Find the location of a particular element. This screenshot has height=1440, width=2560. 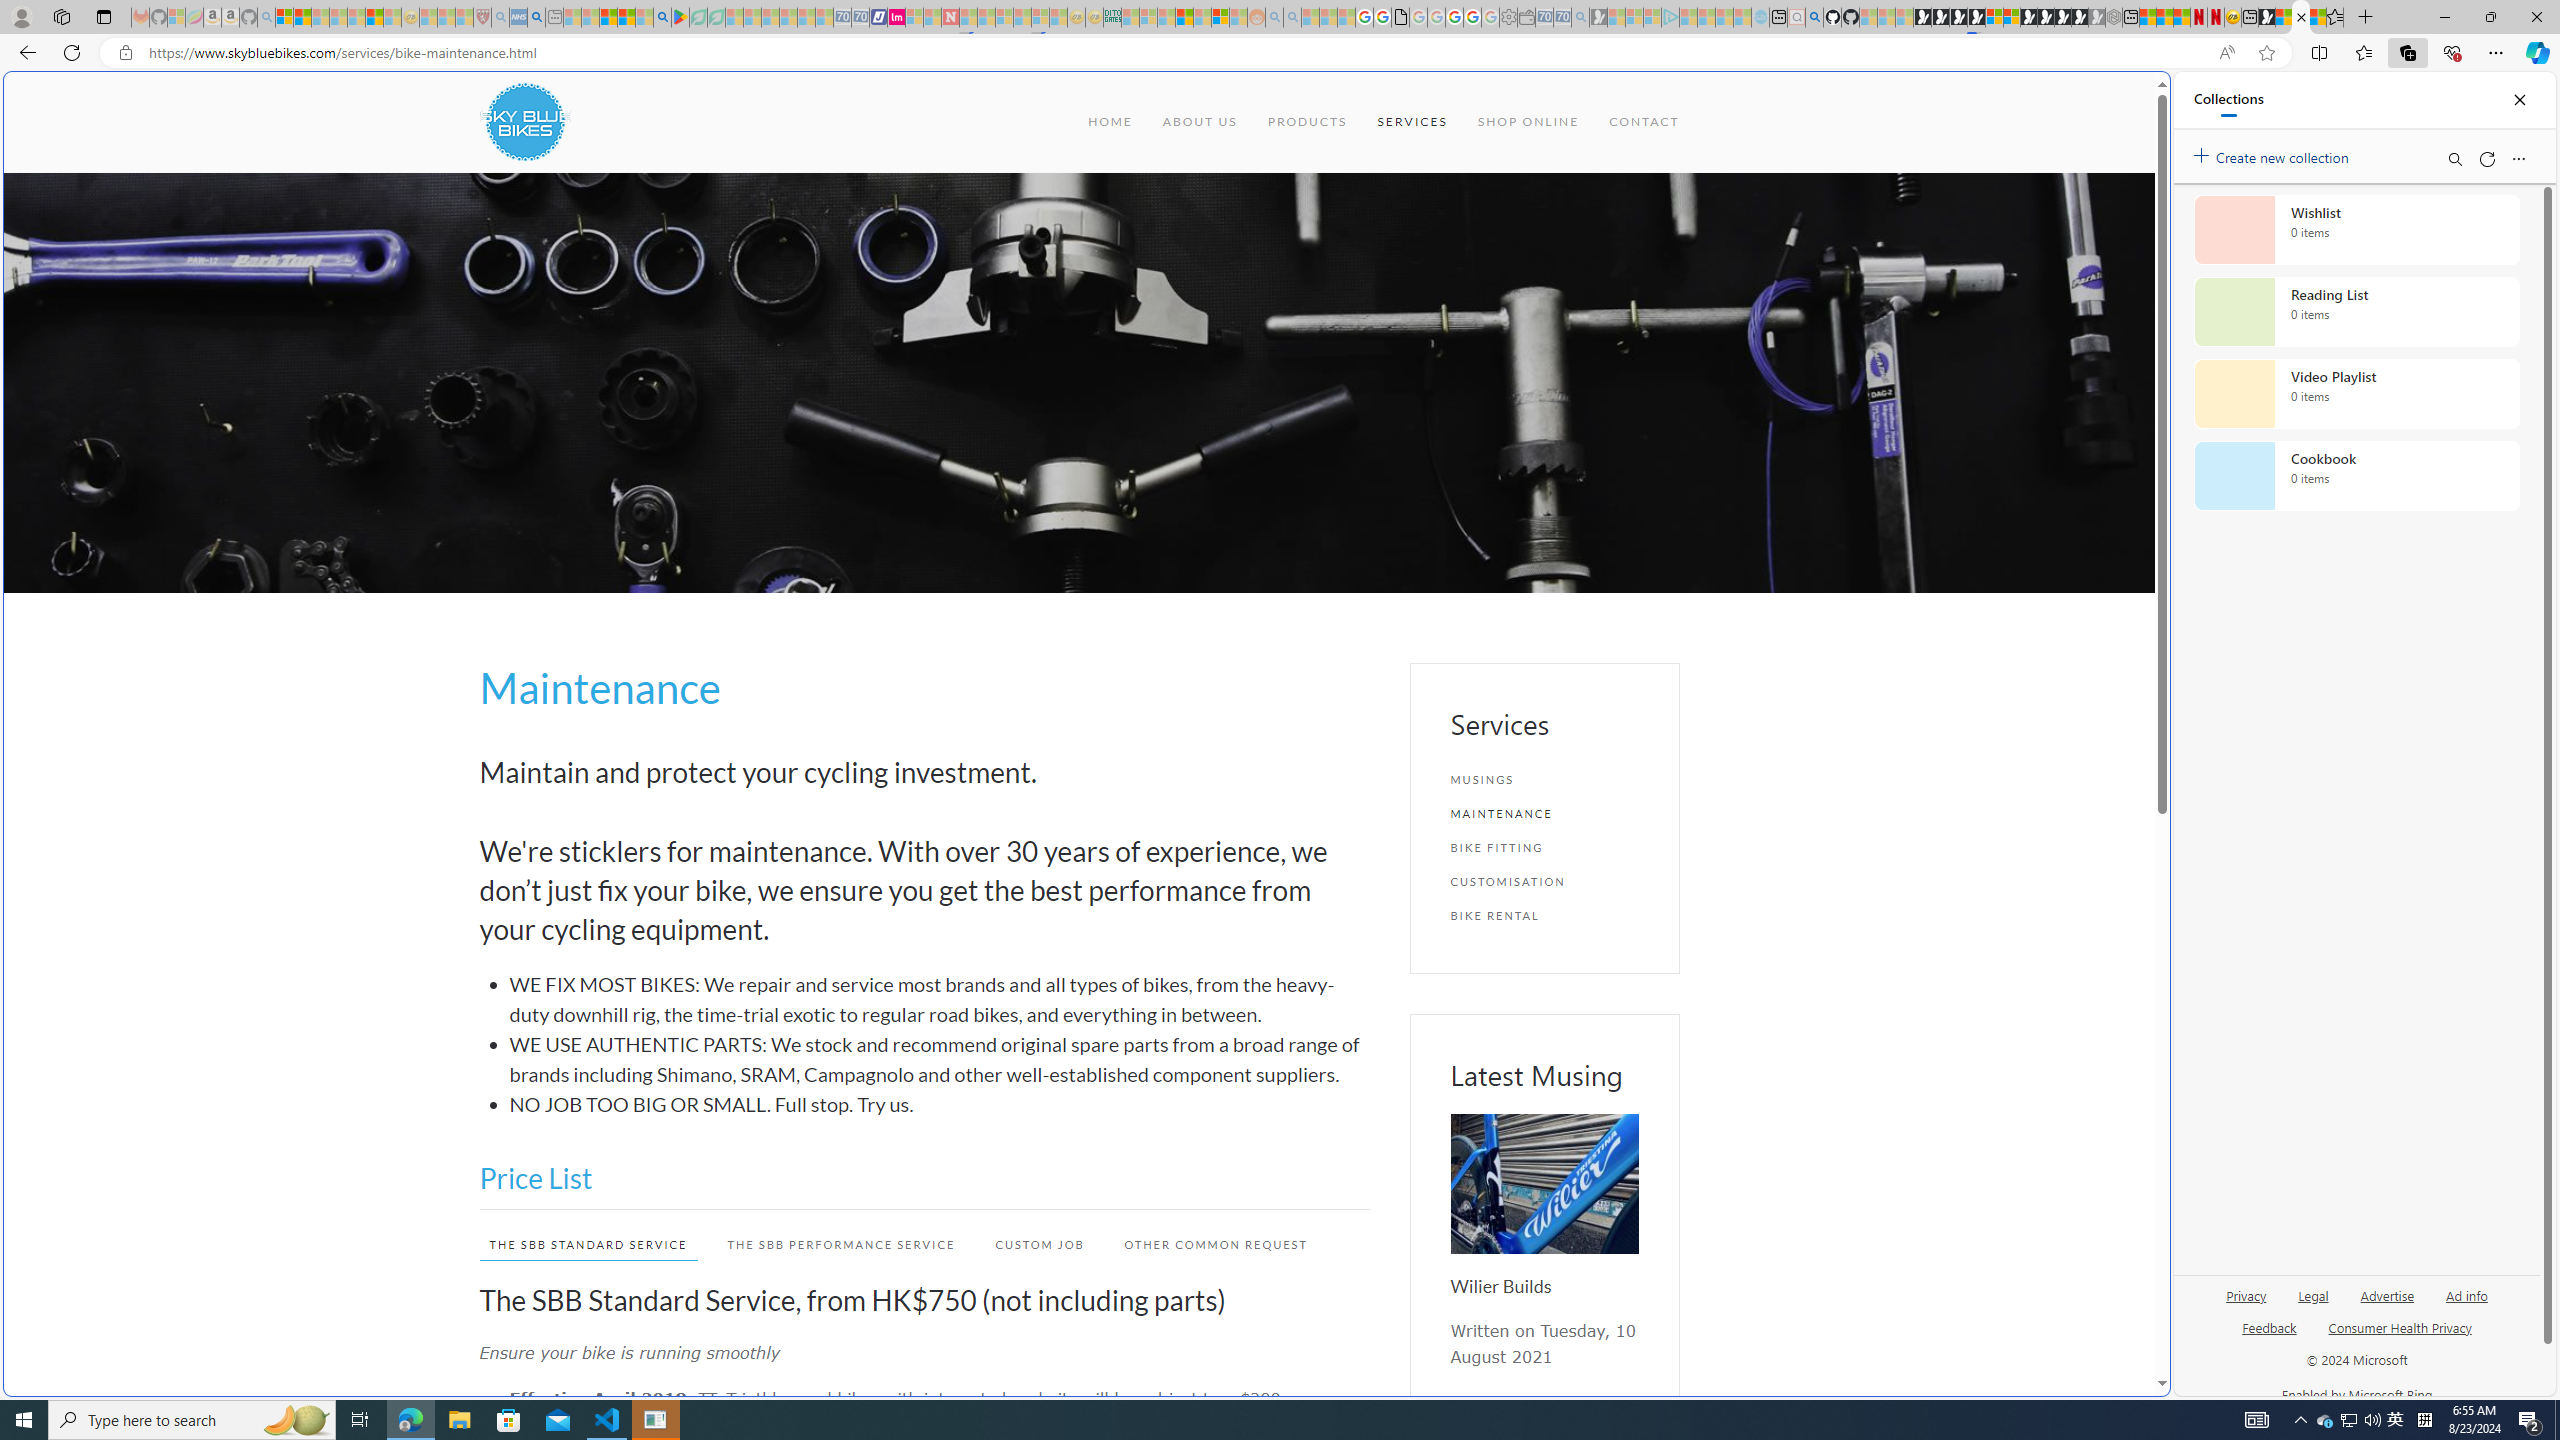

'SHOP ONLINE' is located at coordinates (1528, 120).